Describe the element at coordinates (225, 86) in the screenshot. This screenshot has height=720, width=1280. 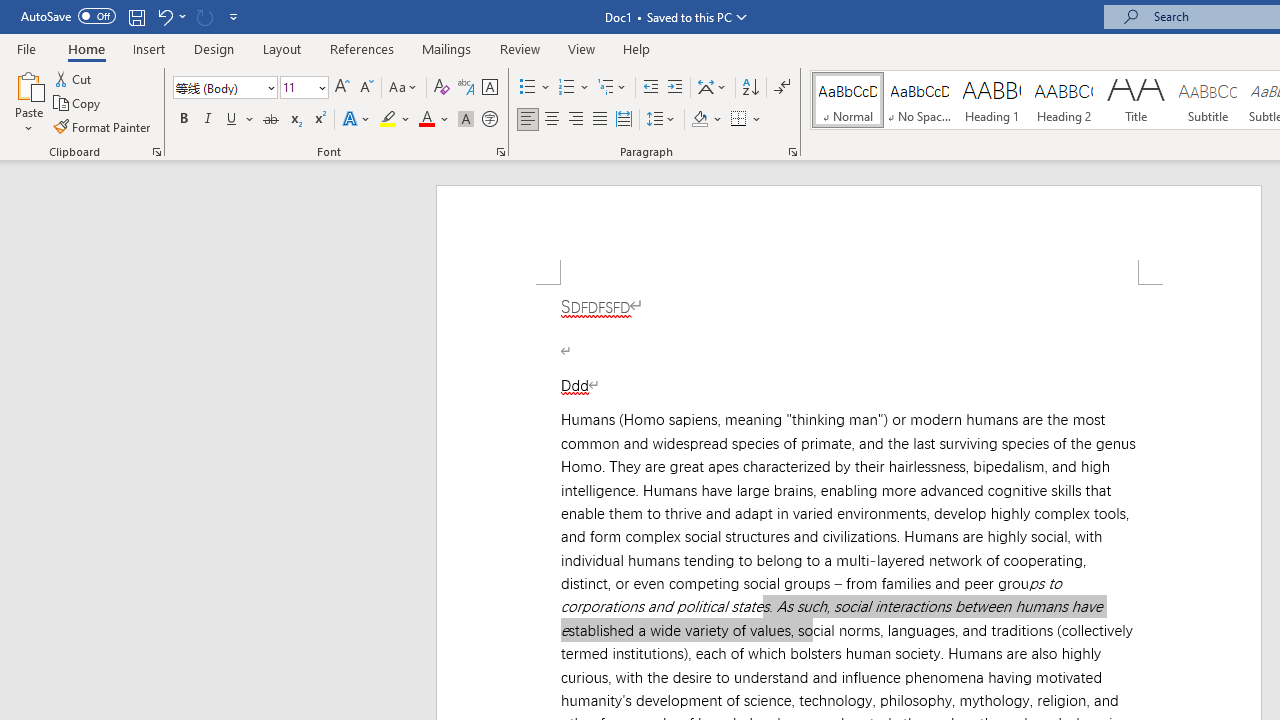
I see `'Font'` at that location.